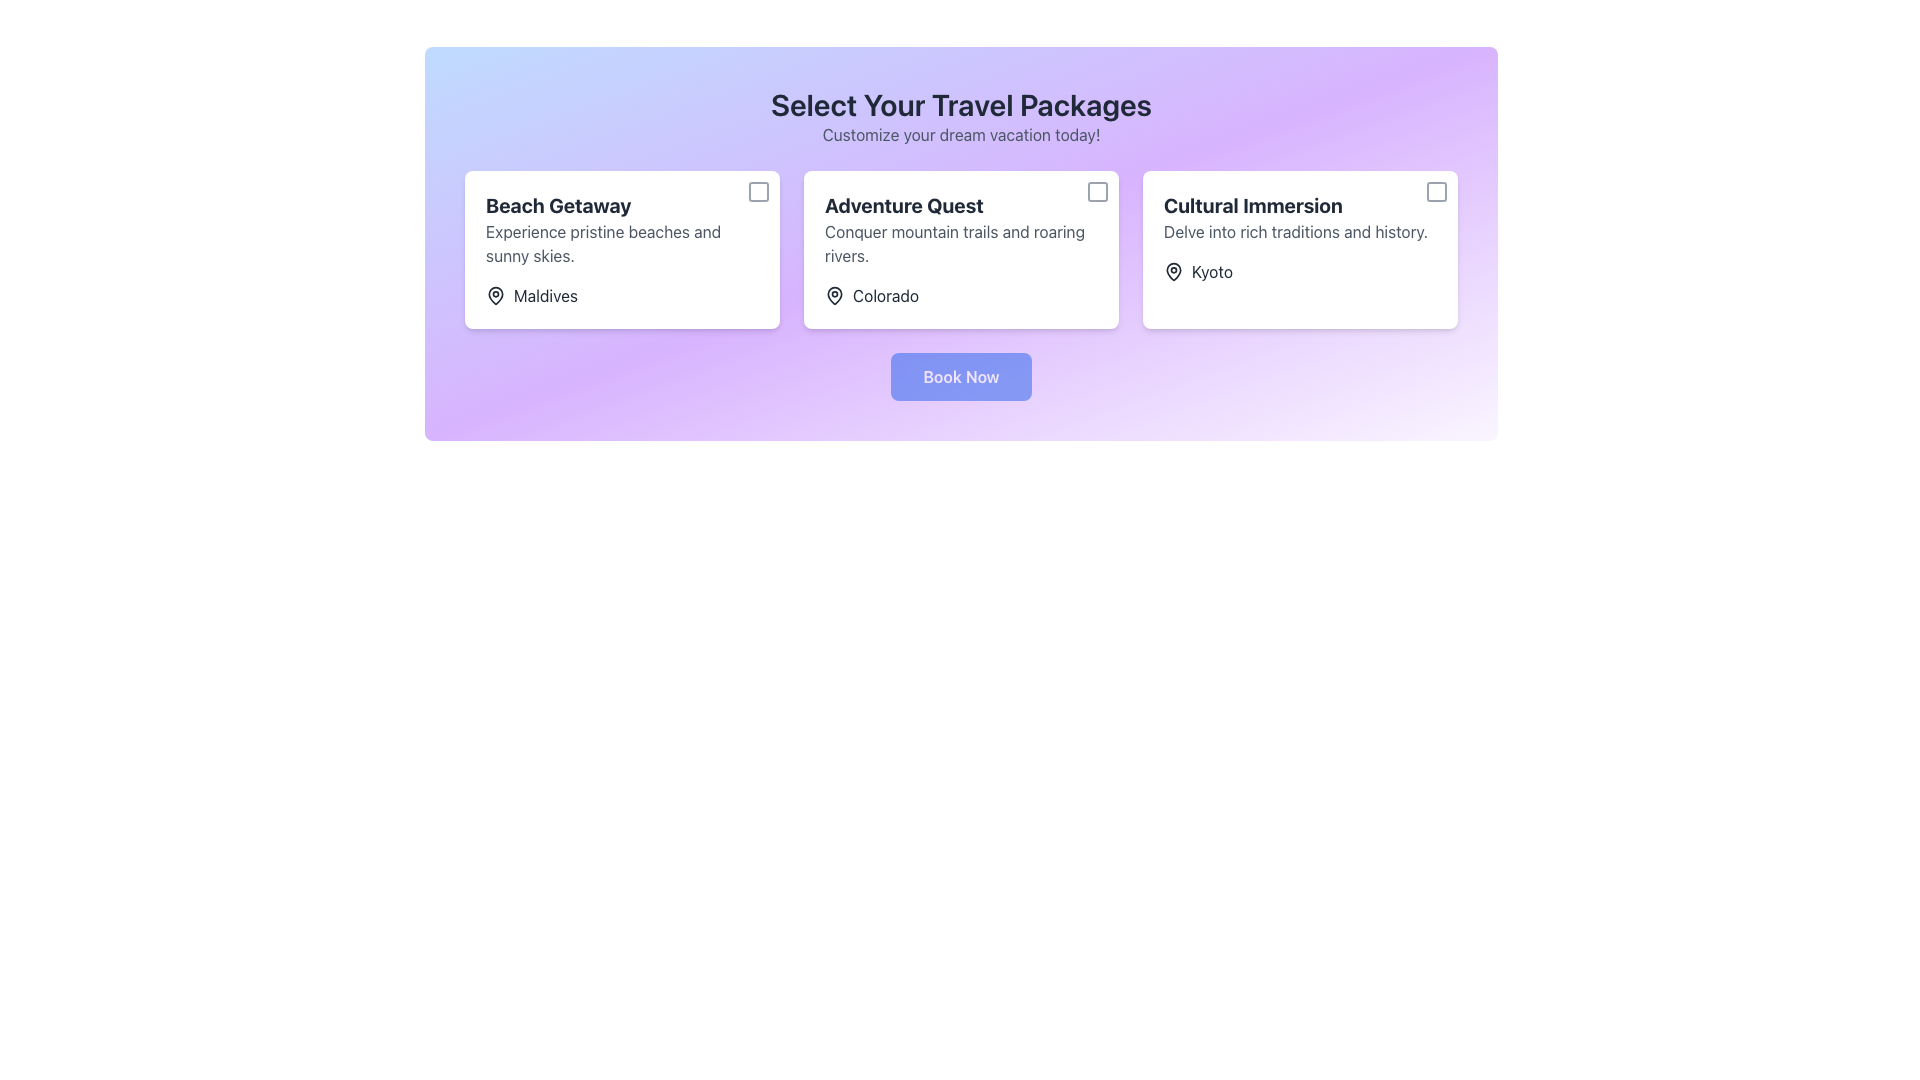 The height and width of the screenshot is (1080, 1920). Describe the element at coordinates (757, 192) in the screenshot. I see `the icon or decorative element located in the top-right corner of the 'Beach Getaway' card, which serves as an additional indicator for the card` at that location.